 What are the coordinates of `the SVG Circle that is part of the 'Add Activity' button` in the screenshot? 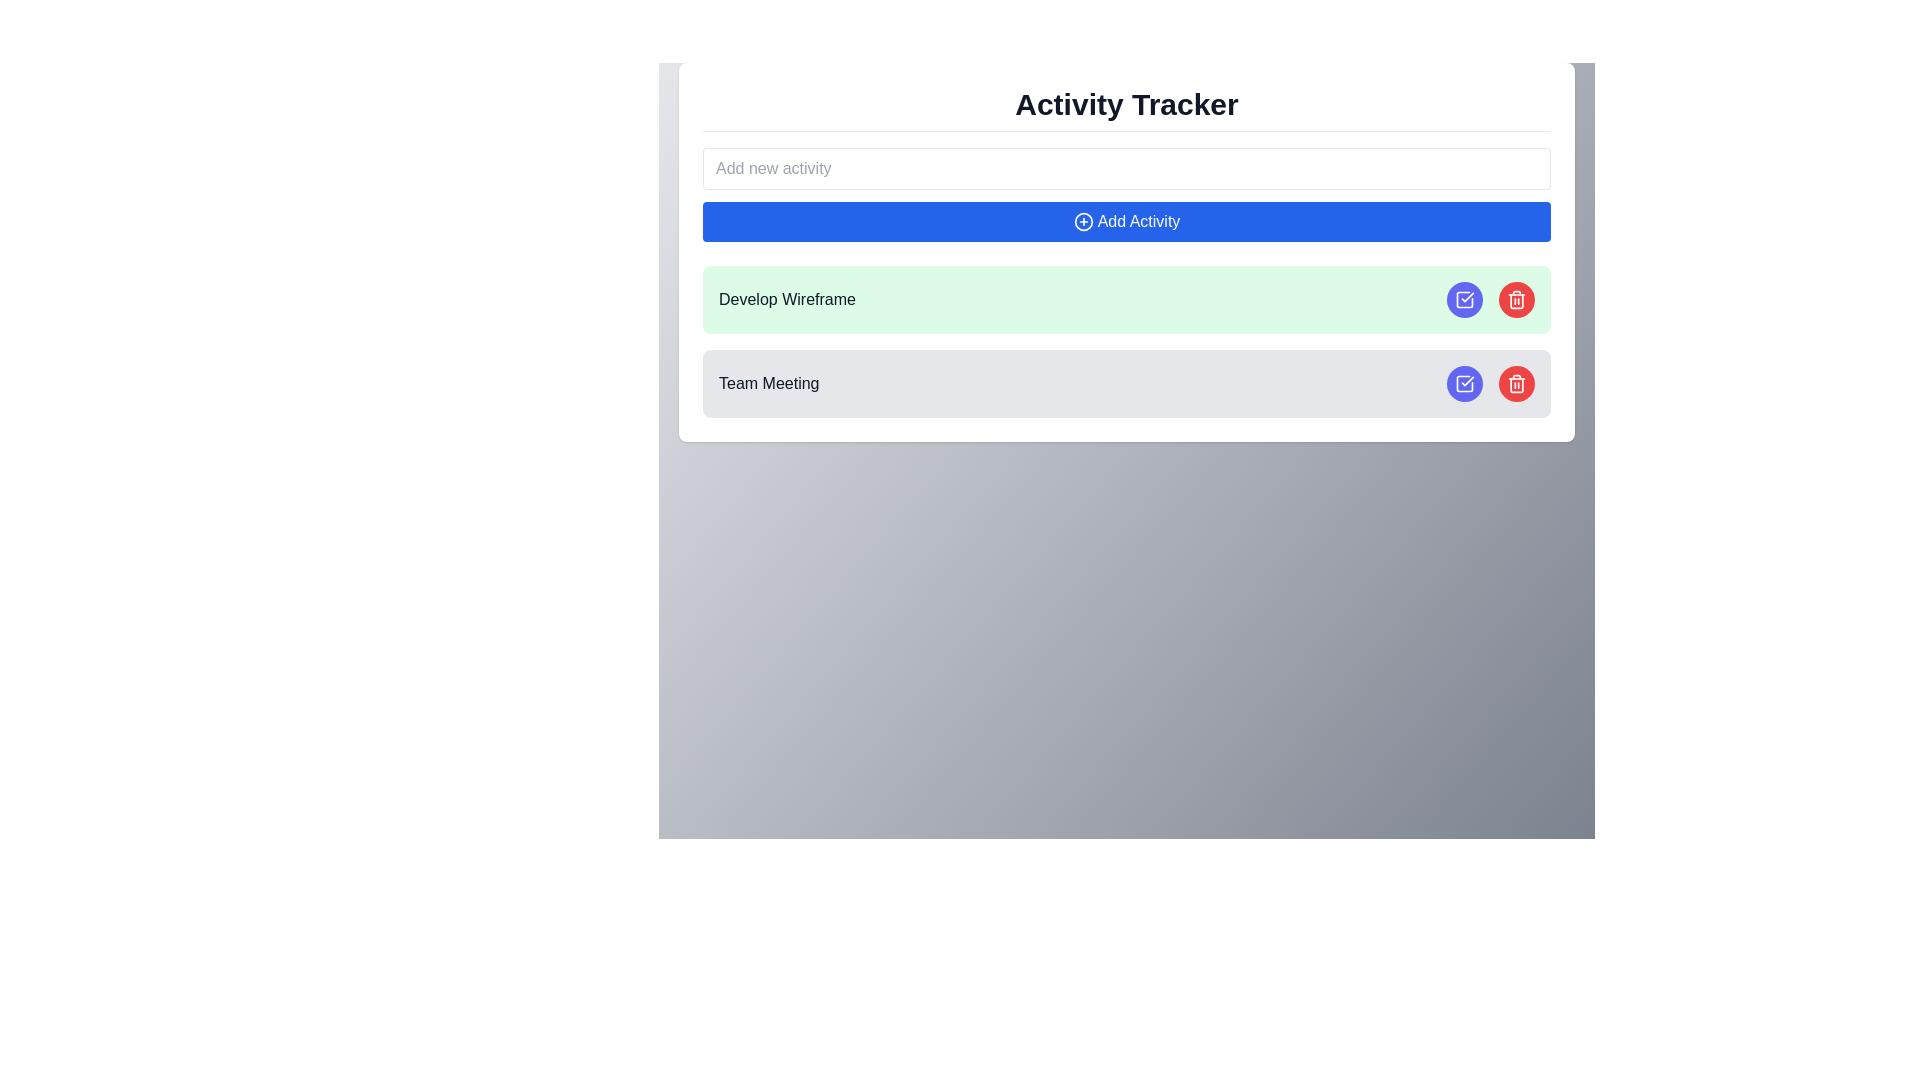 It's located at (1082, 222).